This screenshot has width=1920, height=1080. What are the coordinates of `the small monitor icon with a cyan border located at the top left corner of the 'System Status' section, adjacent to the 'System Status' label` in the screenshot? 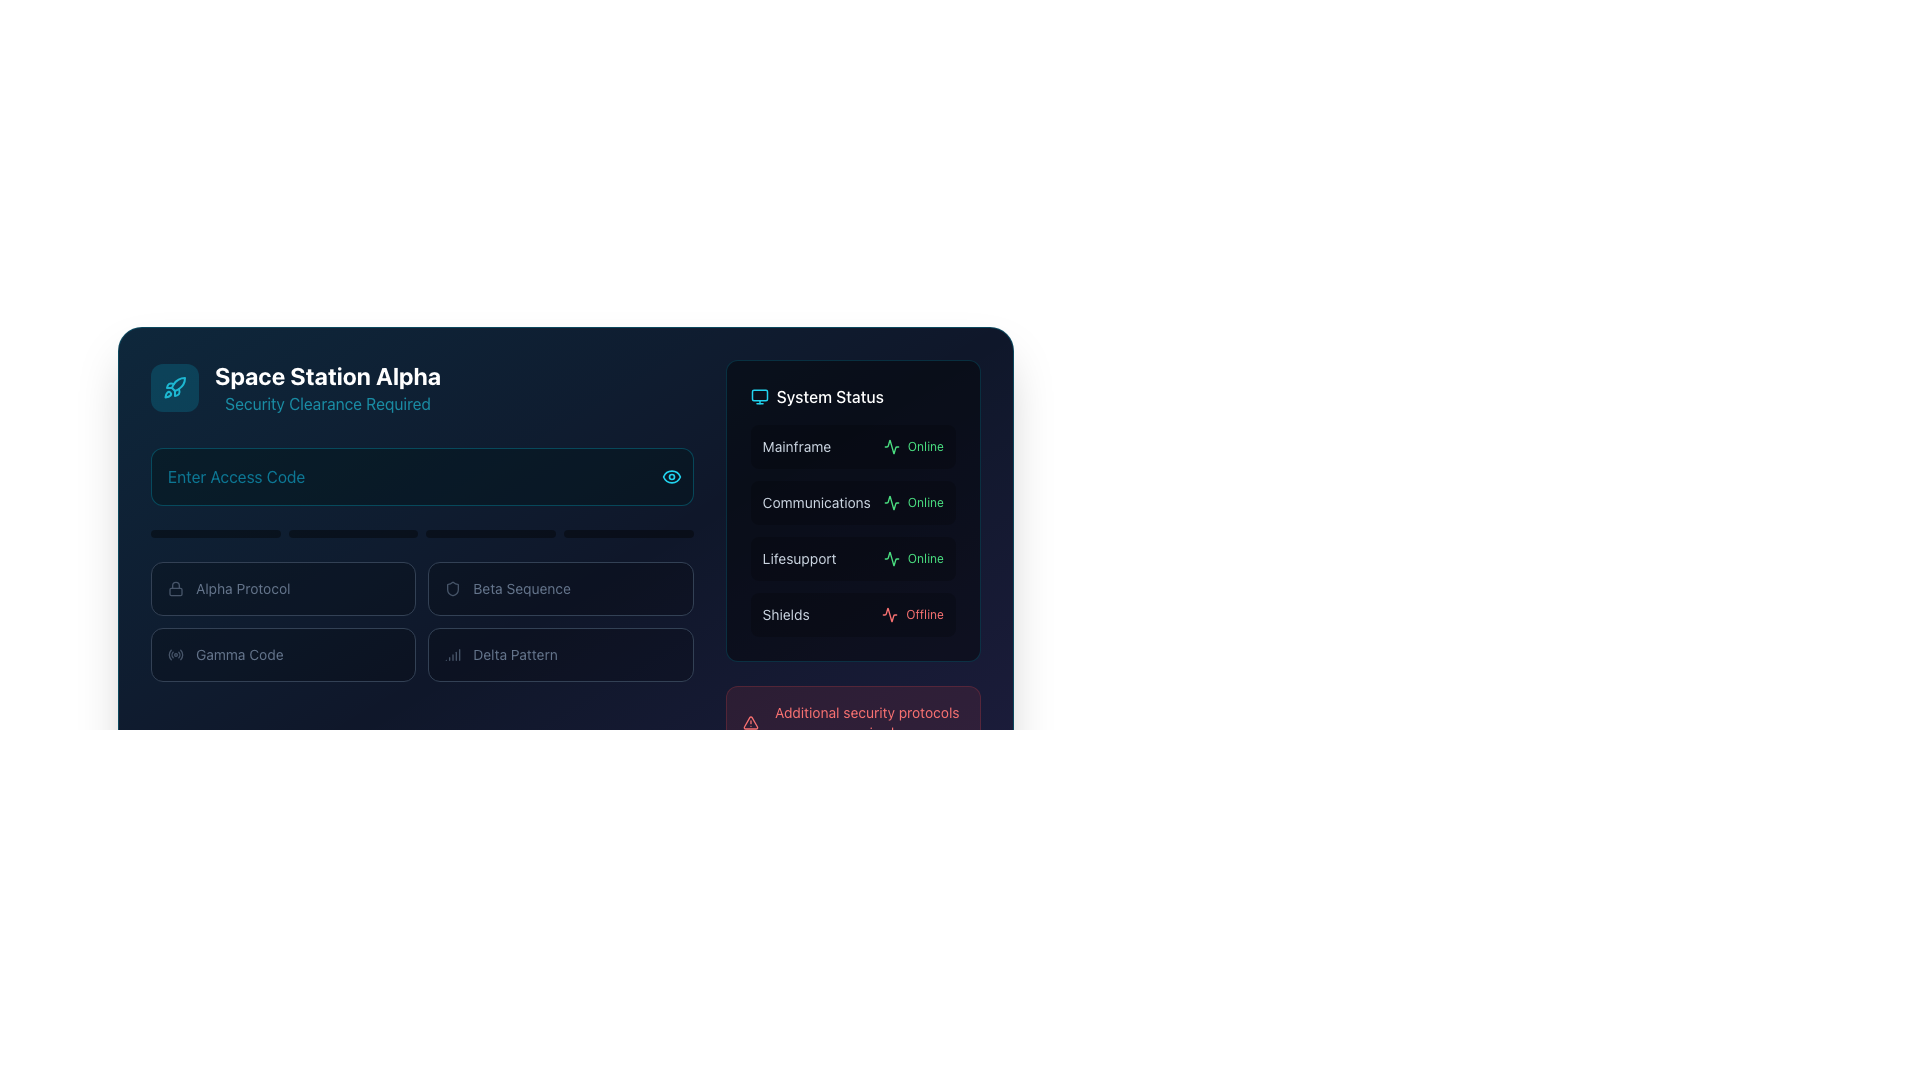 It's located at (758, 397).